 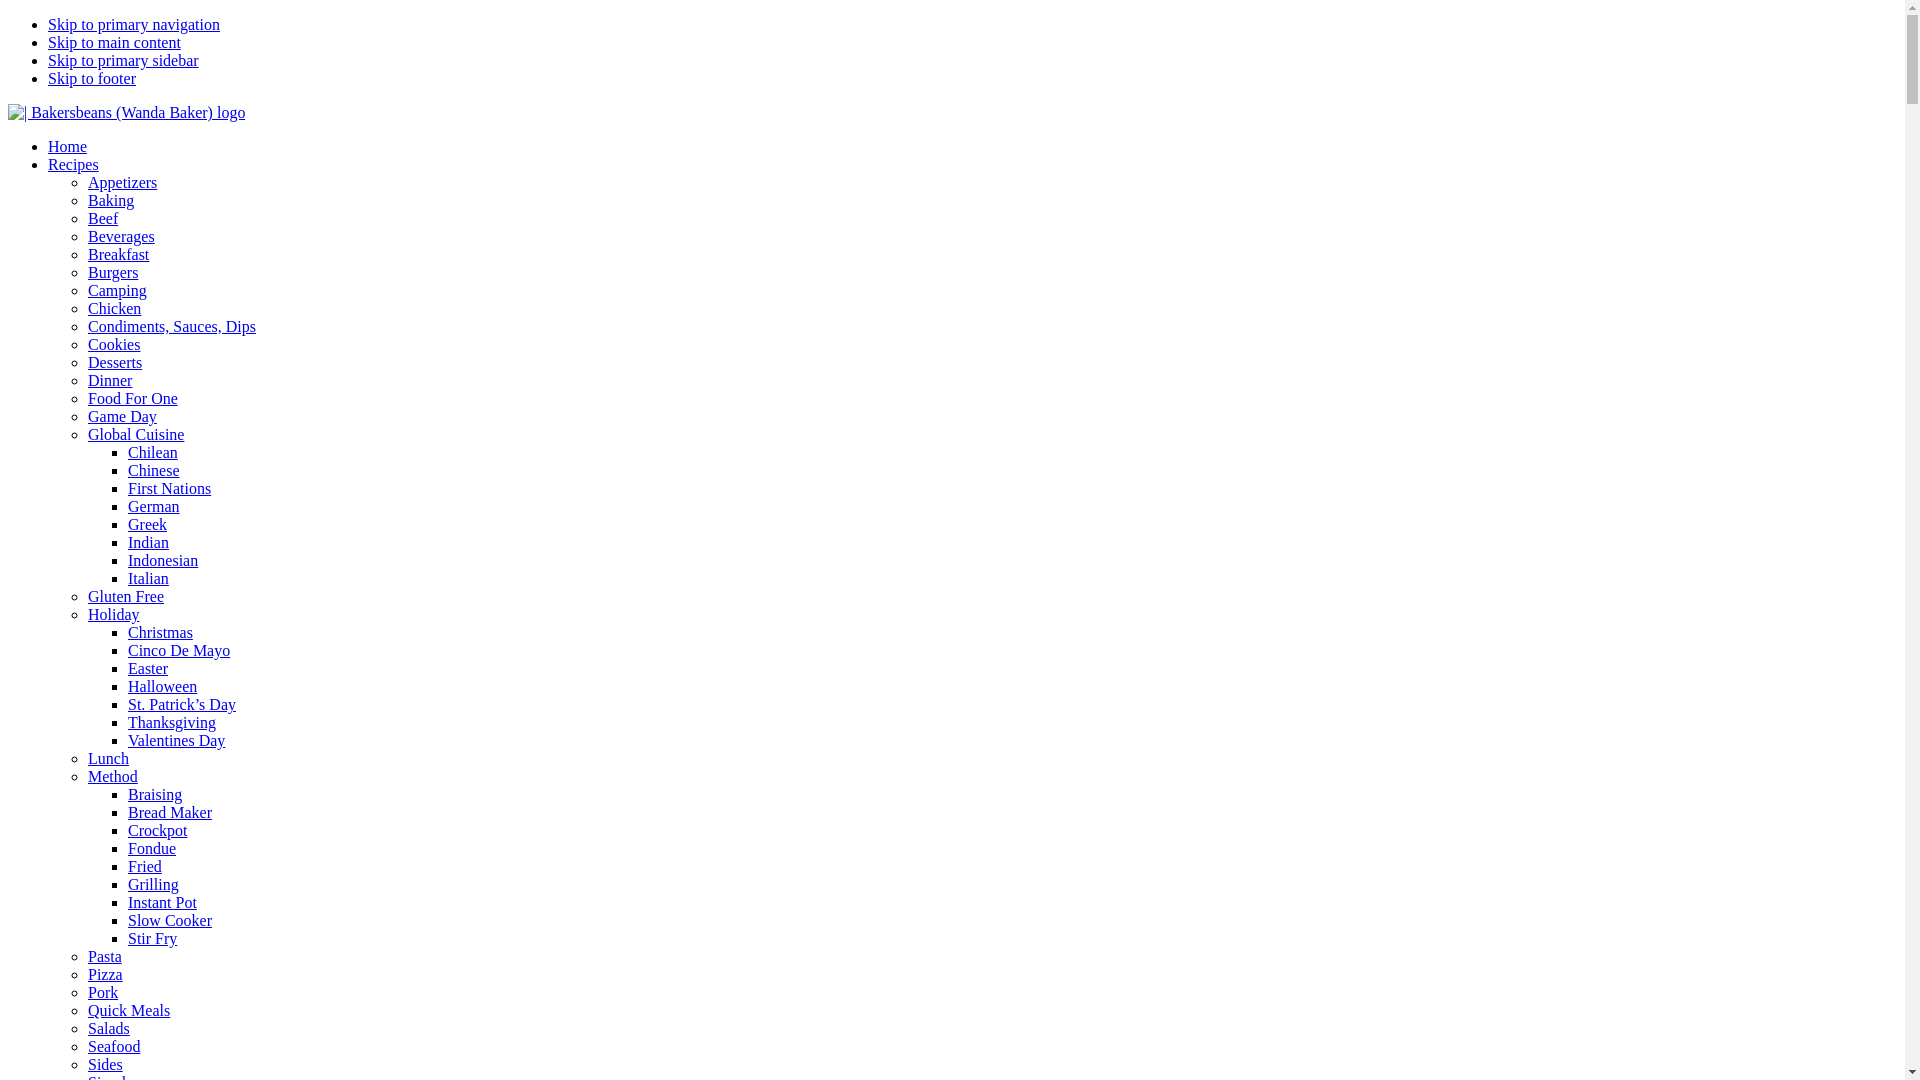 I want to click on 'Seafood', so click(x=86, y=1045).